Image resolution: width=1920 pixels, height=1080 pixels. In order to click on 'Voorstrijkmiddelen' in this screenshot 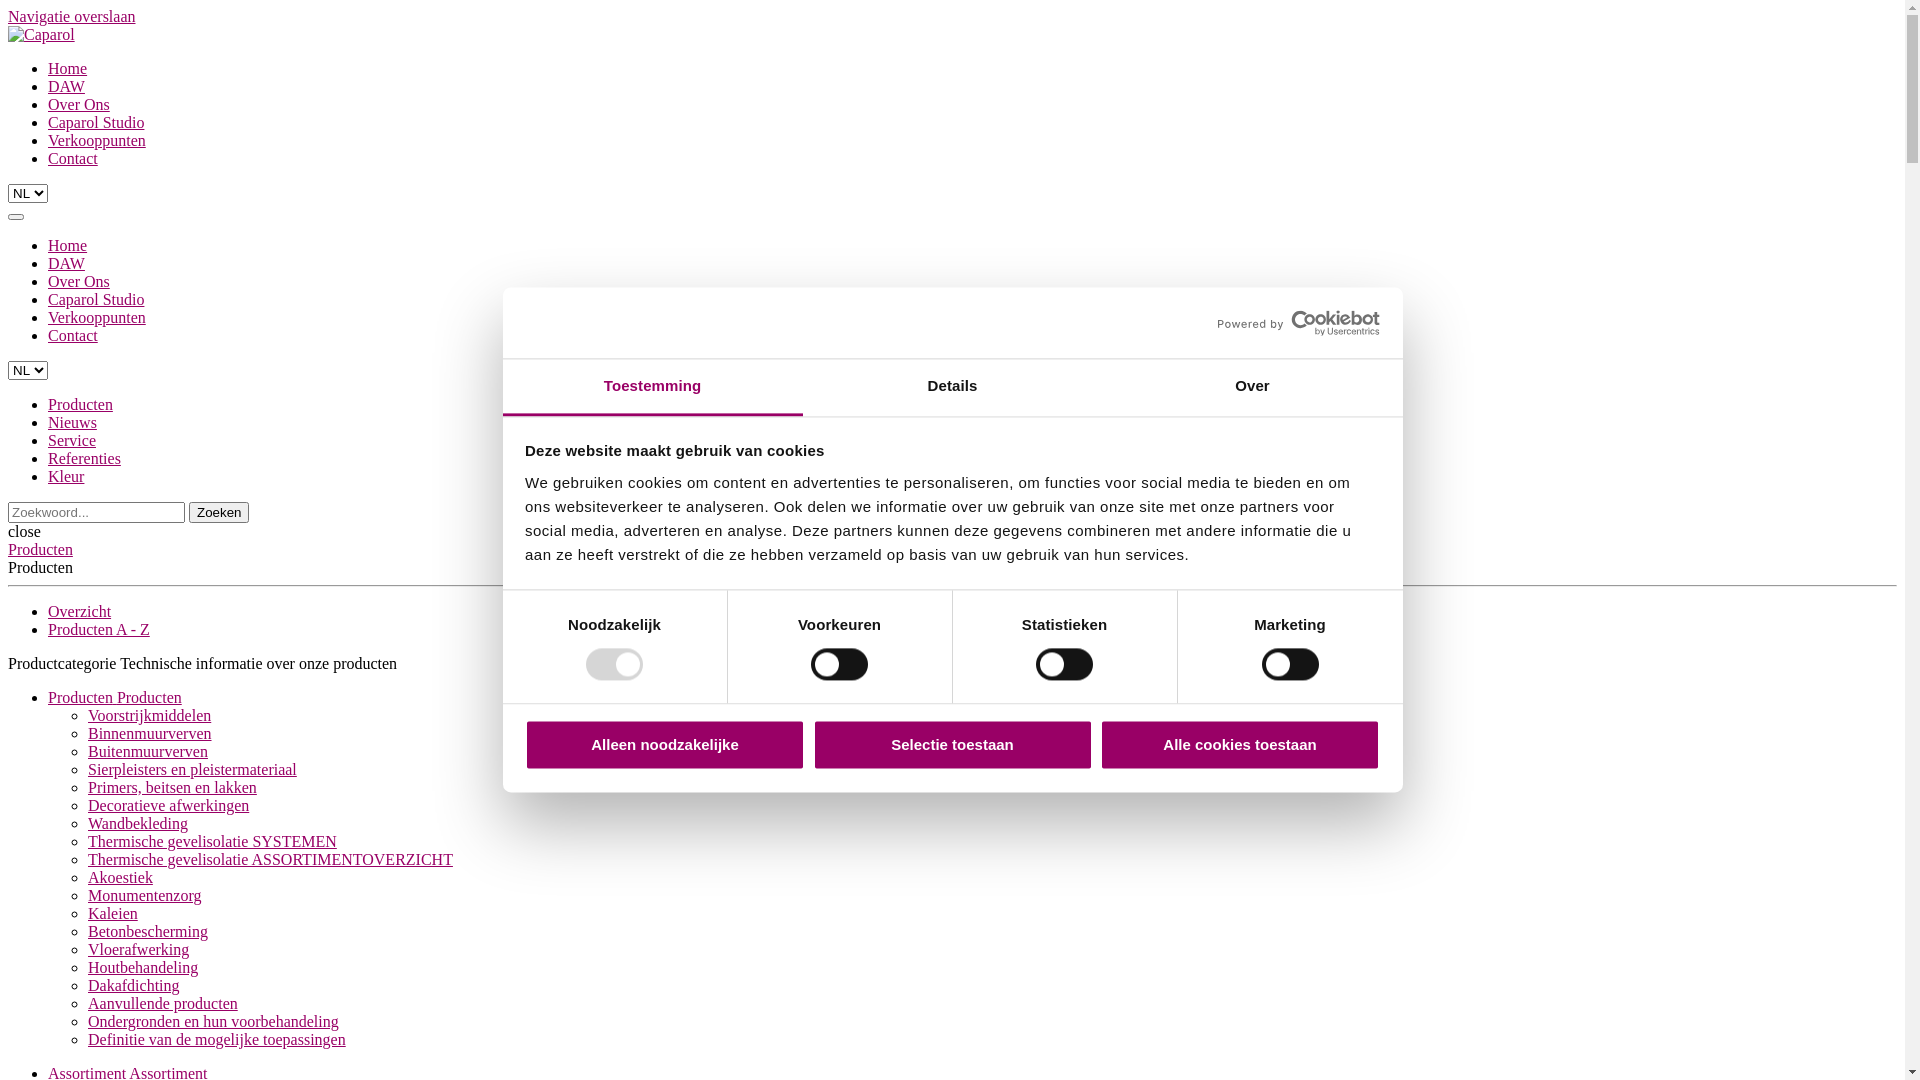, I will do `click(86, 714)`.